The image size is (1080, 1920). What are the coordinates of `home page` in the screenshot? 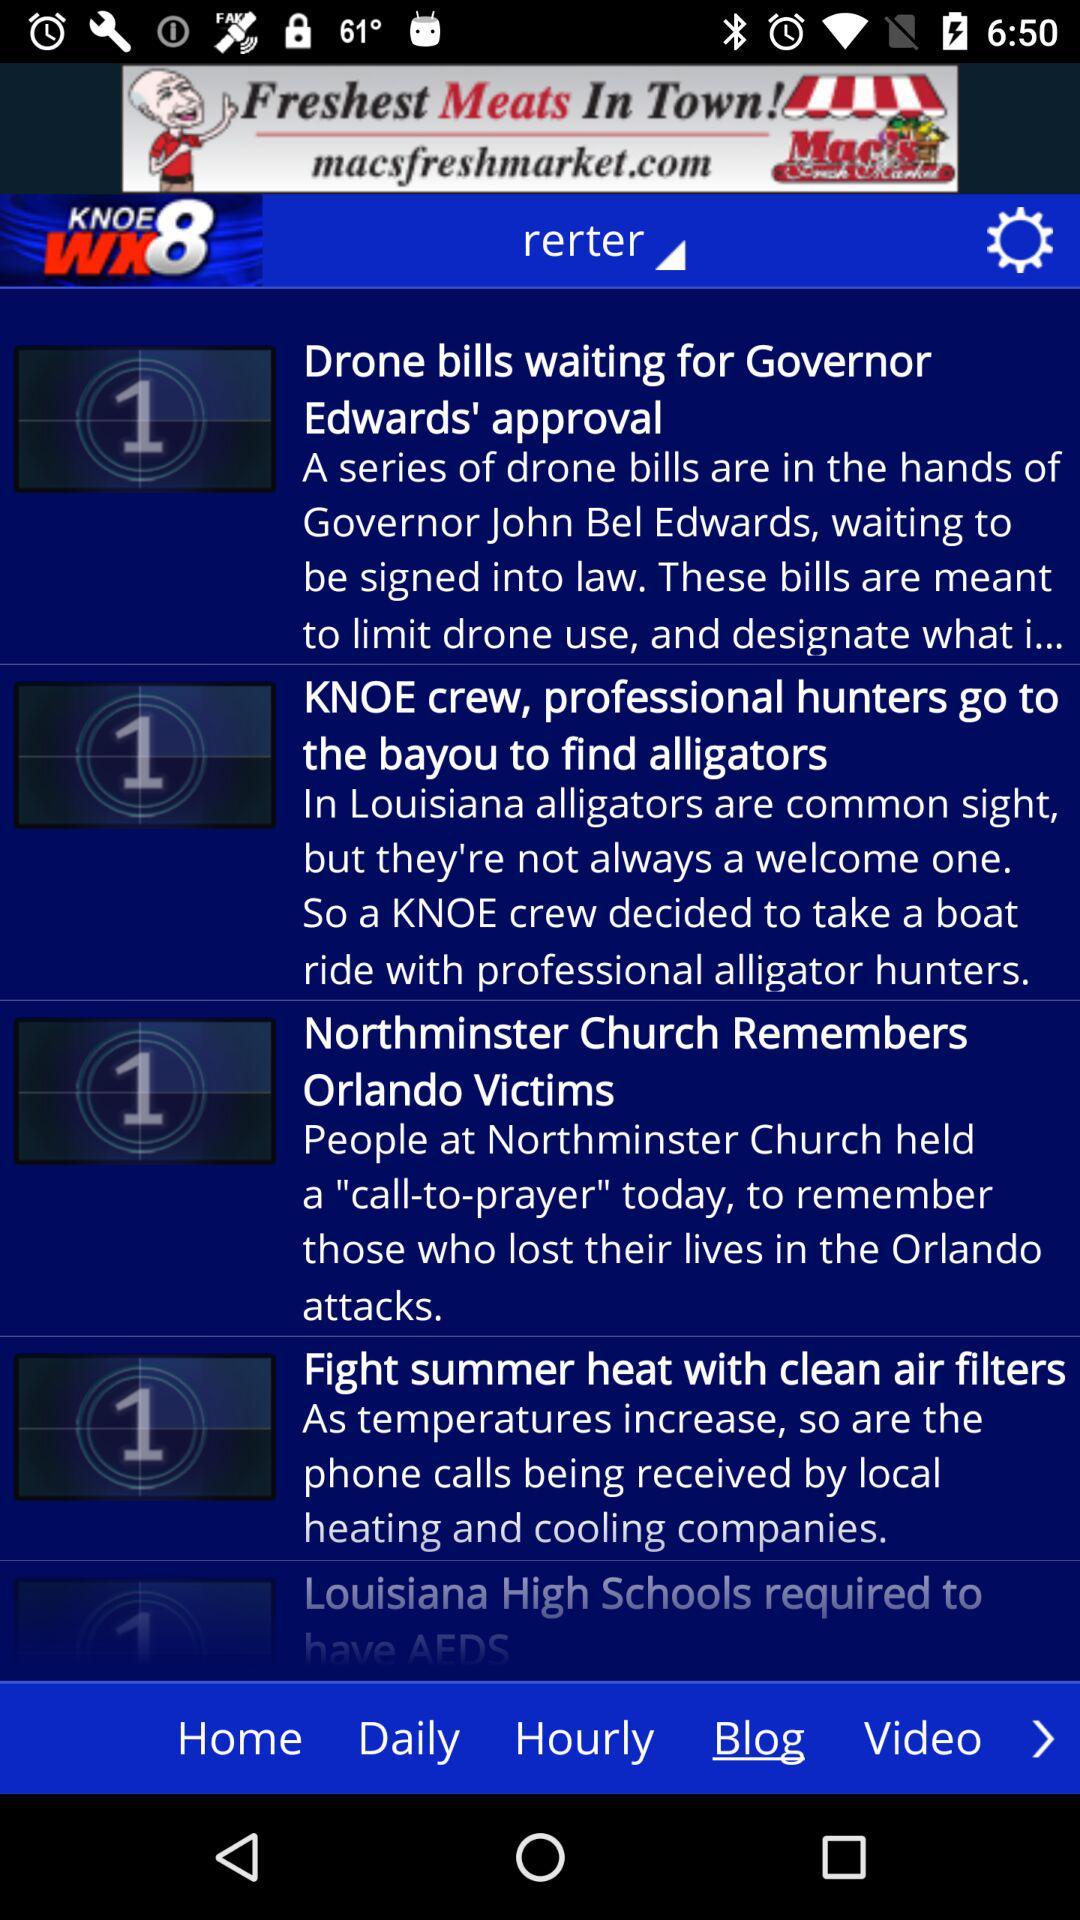 It's located at (131, 240).